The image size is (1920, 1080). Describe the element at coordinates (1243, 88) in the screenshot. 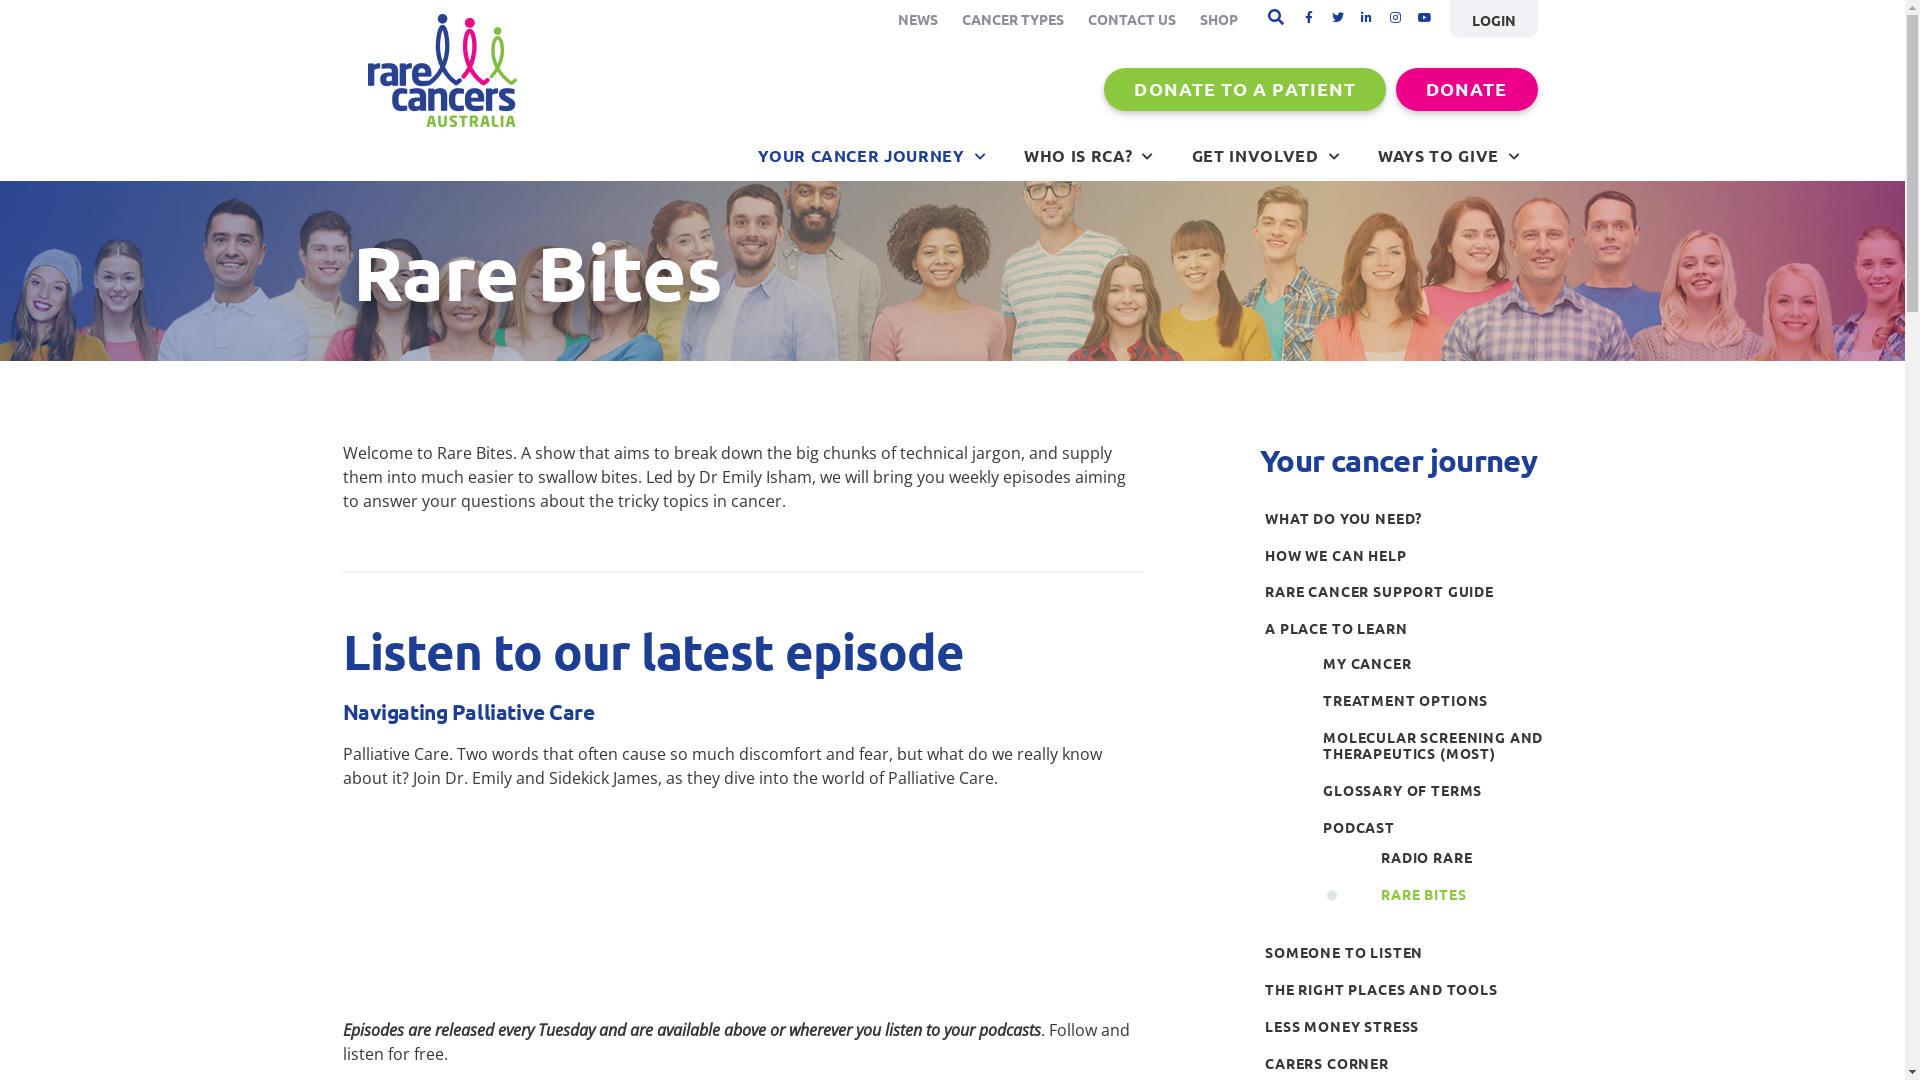

I see `'DONATE TO A PATIENT'` at that location.